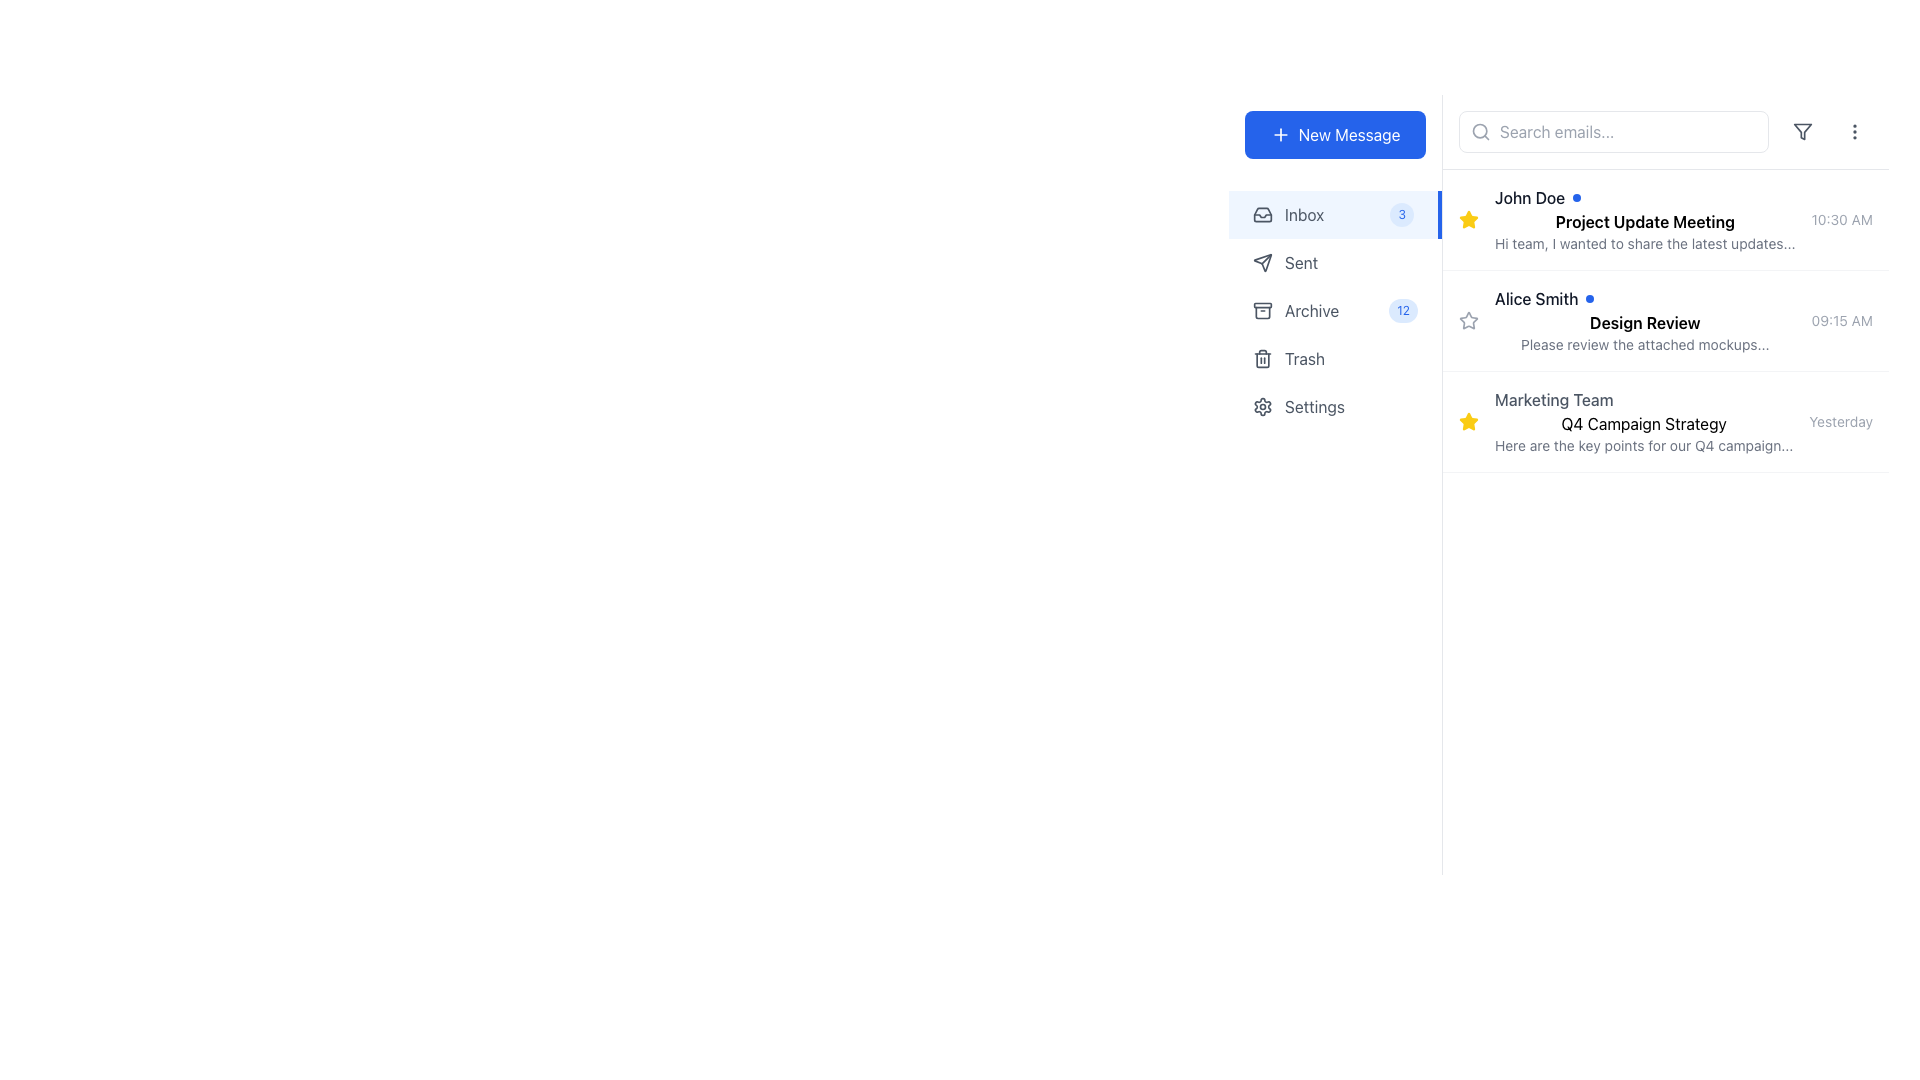 The width and height of the screenshot is (1920, 1080). I want to click on the visual appearance of the 'Inbox' icon located in the navigation menu, which is the first item in the list of navigation options, so click(1261, 215).